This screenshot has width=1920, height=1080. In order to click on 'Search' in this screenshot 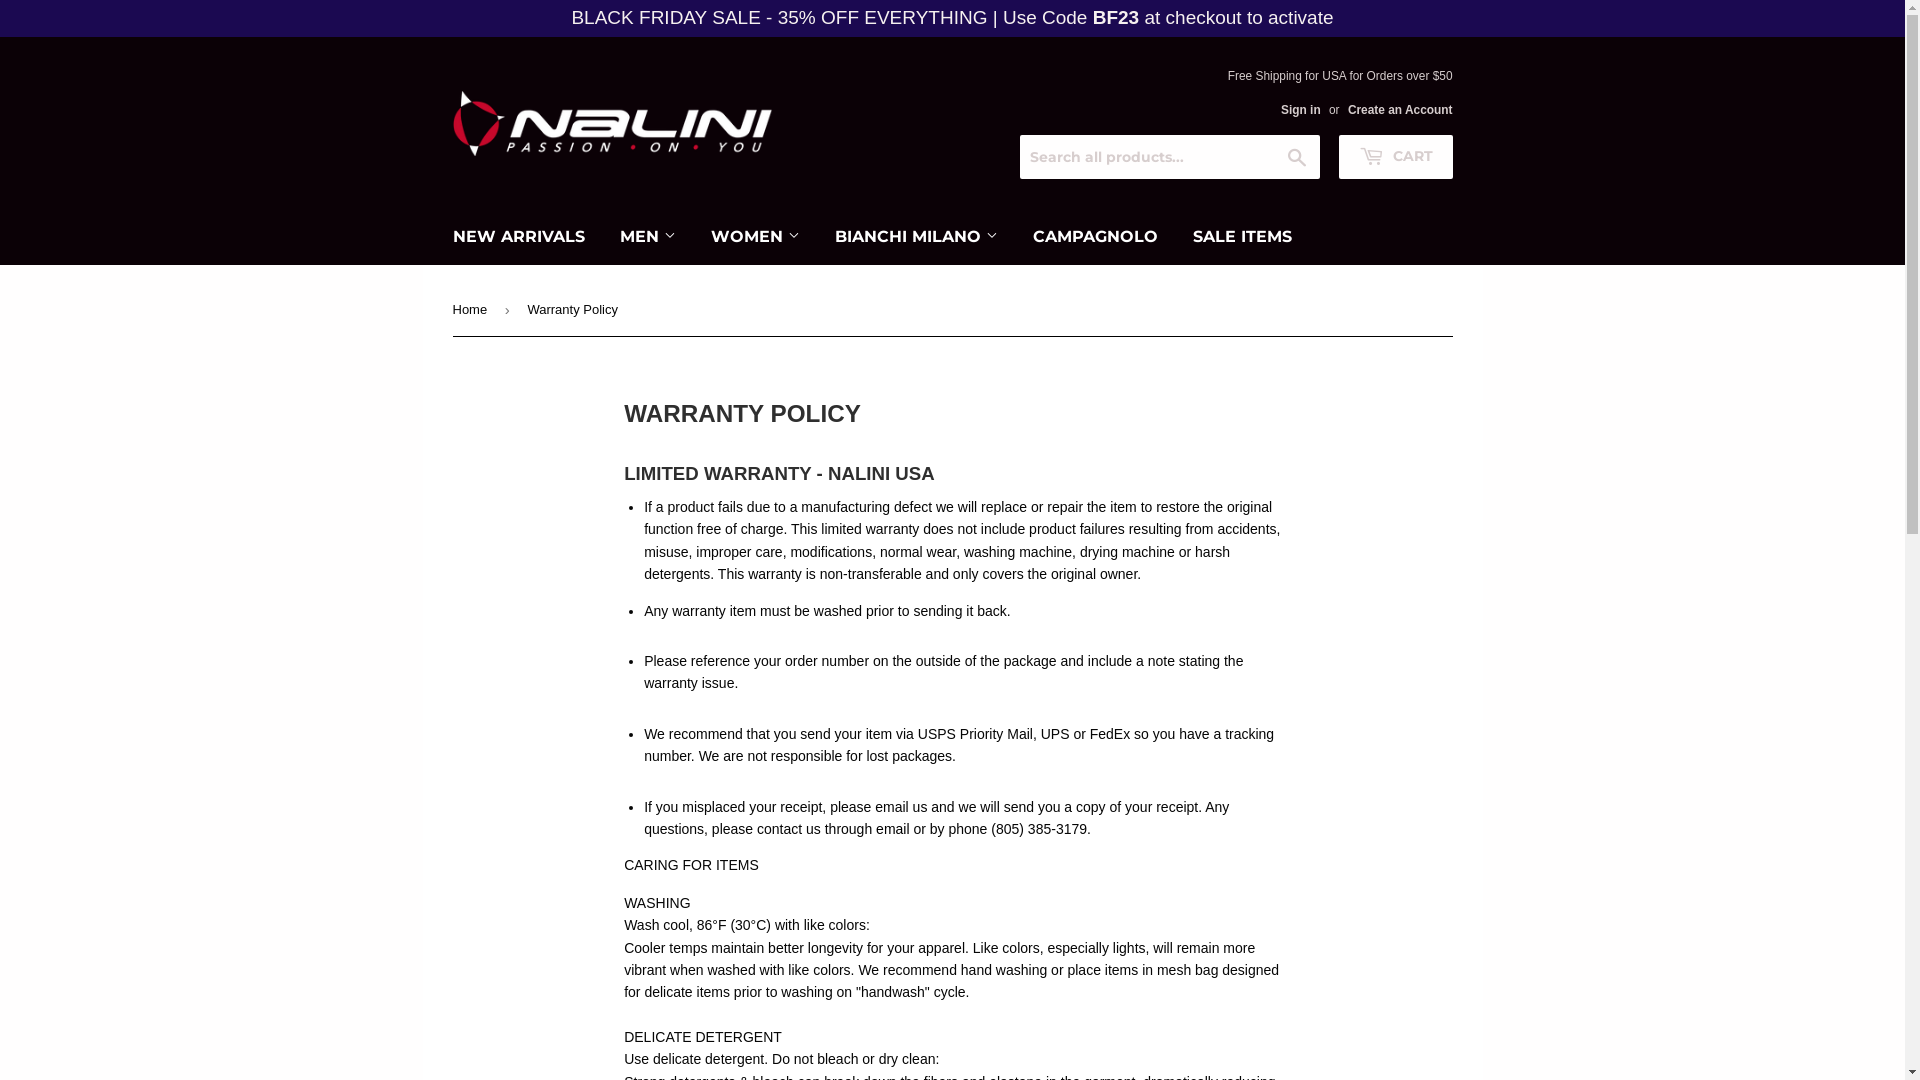, I will do `click(1297, 157)`.